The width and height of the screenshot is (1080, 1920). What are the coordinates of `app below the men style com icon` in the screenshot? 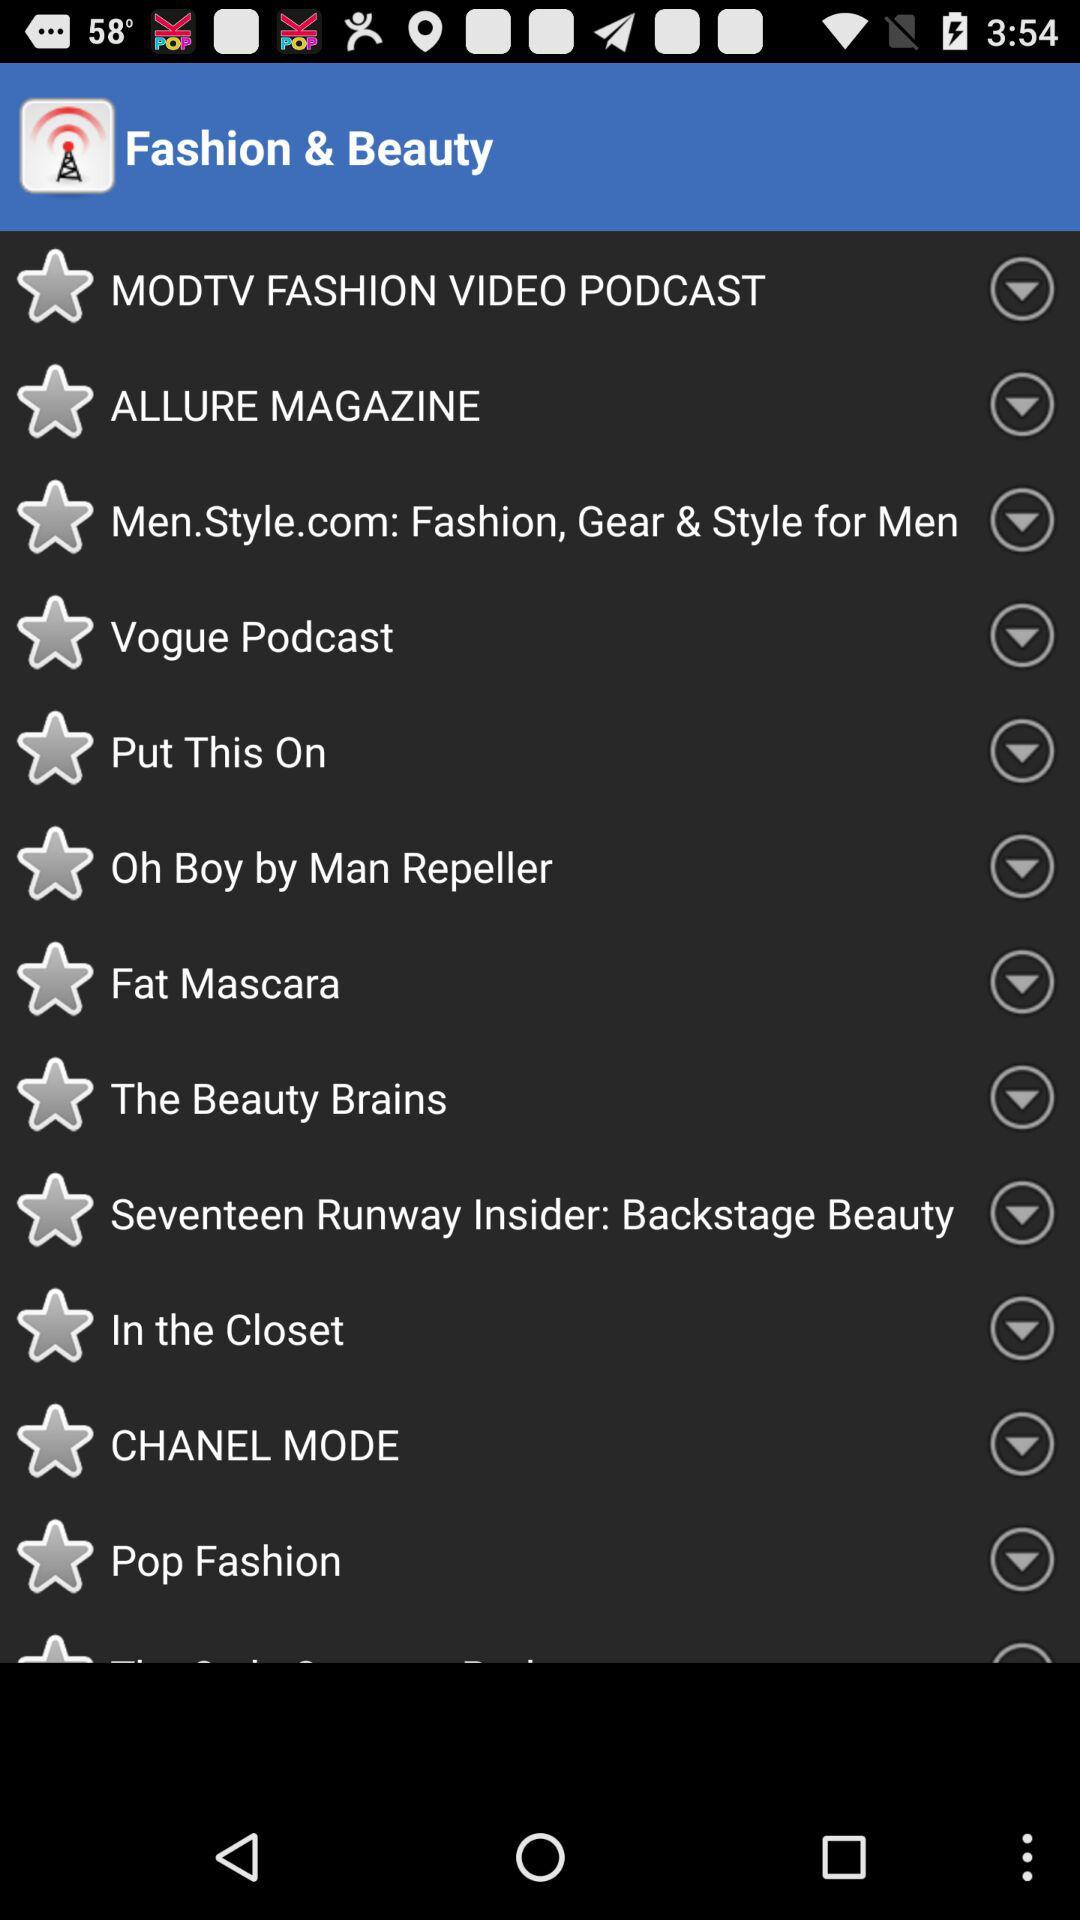 It's located at (536, 634).